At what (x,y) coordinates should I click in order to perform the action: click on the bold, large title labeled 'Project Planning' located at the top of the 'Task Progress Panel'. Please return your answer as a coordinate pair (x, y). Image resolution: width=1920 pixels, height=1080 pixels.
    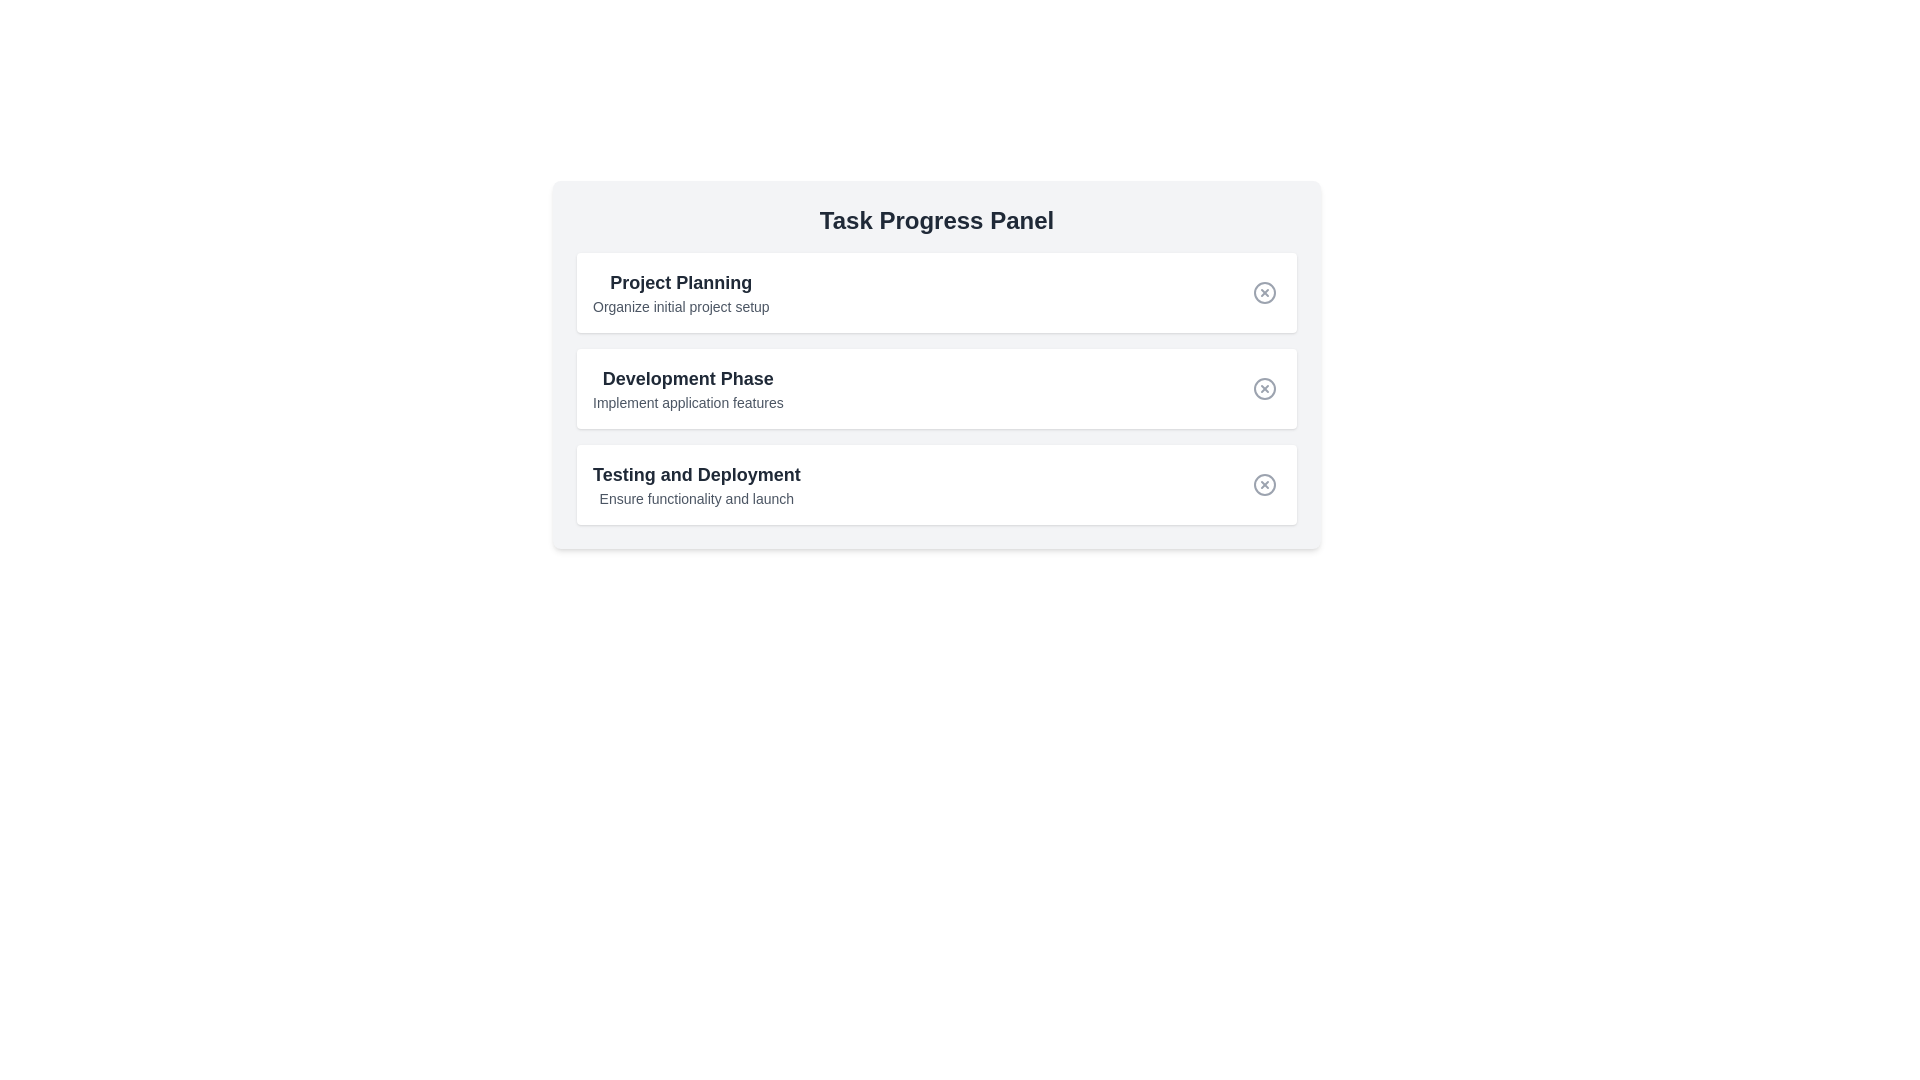
    Looking at the image, I should click on (681, 282).